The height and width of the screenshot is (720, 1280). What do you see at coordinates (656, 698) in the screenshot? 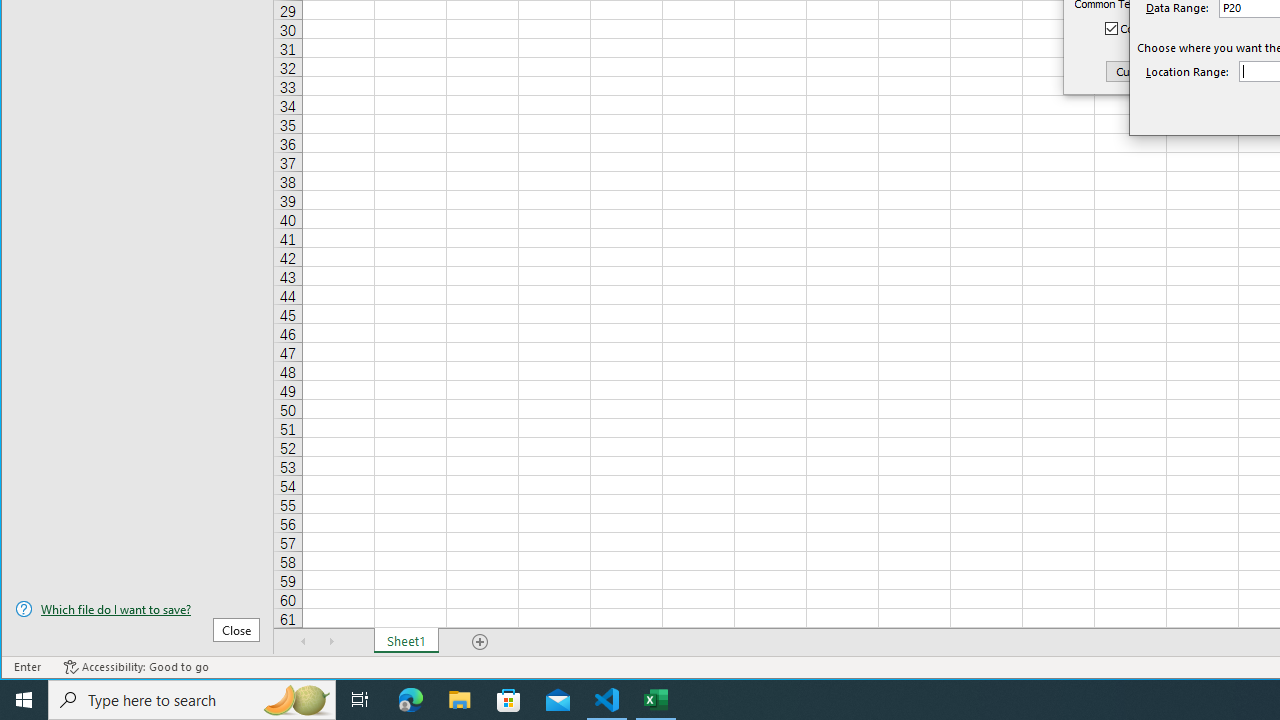
I see `'Excel - 1 running window'` at bounding box center [656, 698].